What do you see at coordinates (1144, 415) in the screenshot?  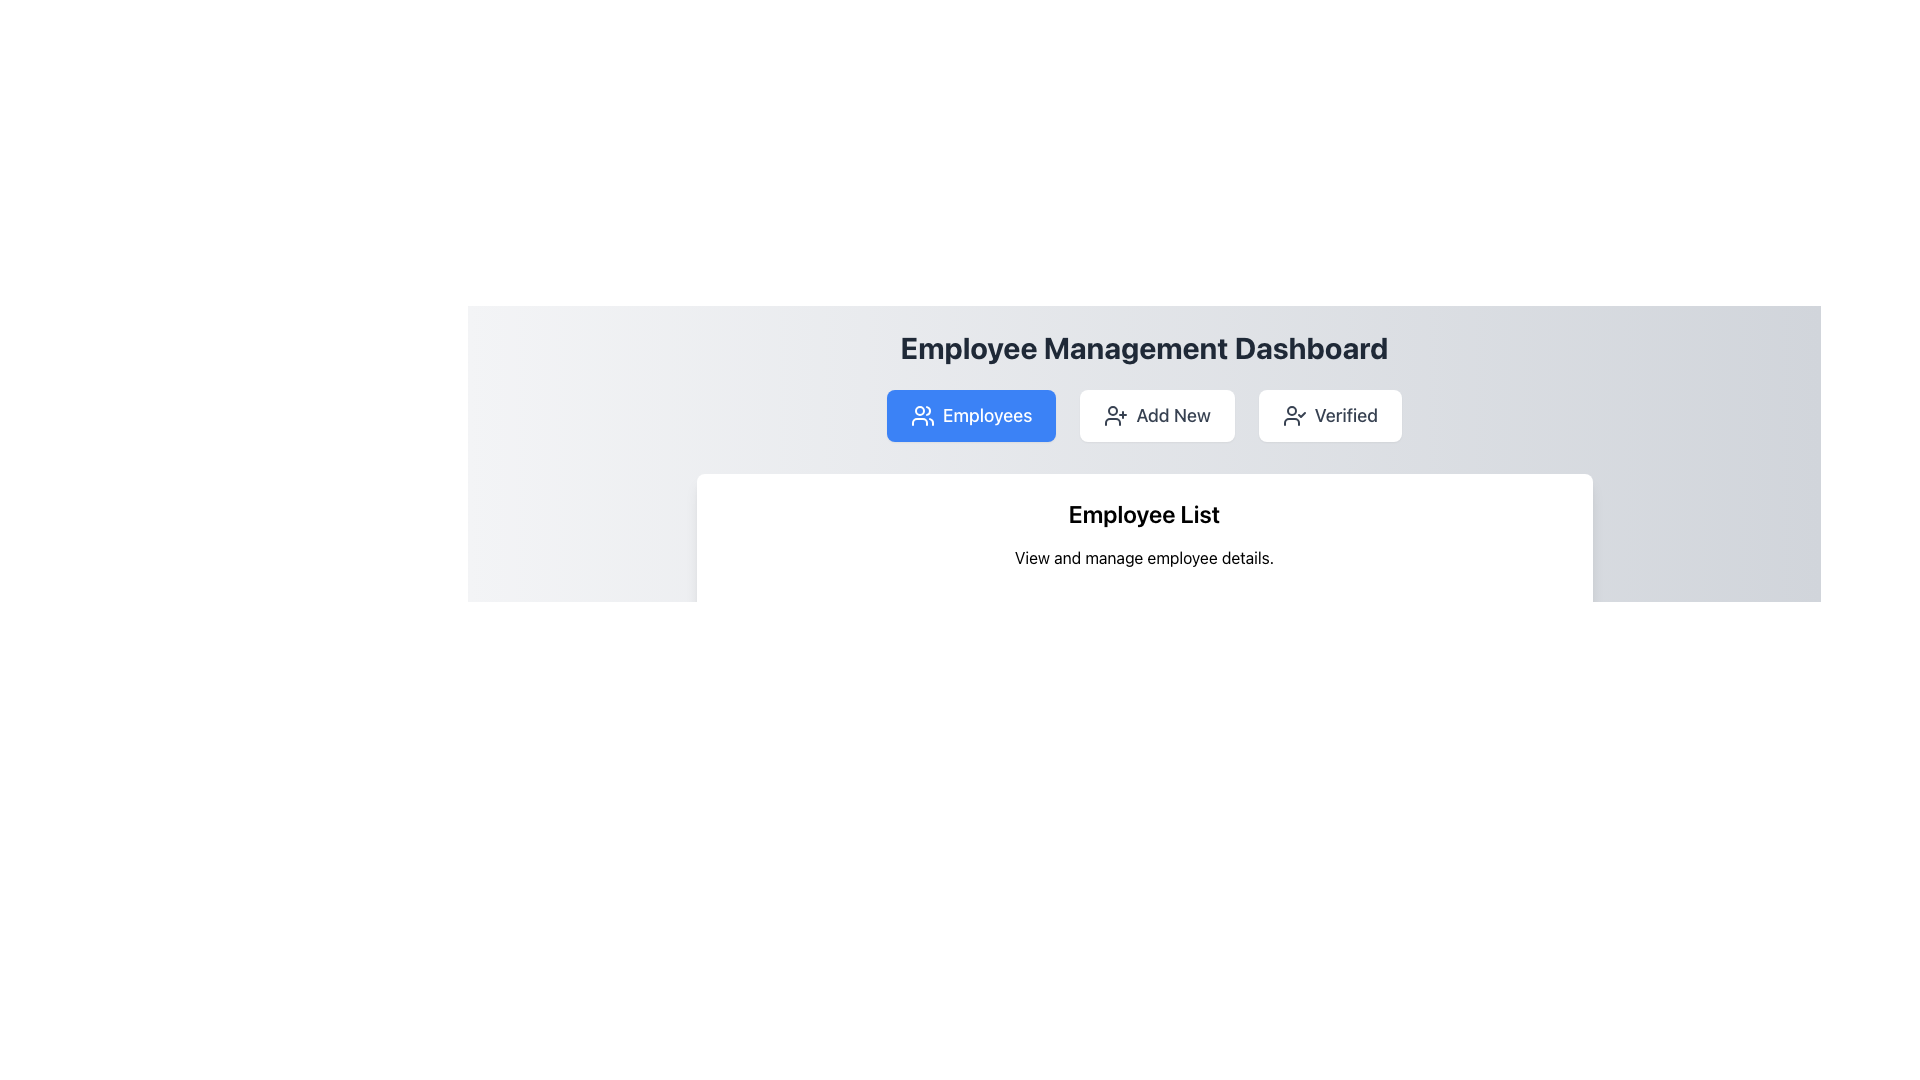 I see `the 'Add Employee' button located in the middle of the trio under 'Employee Management Dashboard'` at bounding box center [1144, 415].